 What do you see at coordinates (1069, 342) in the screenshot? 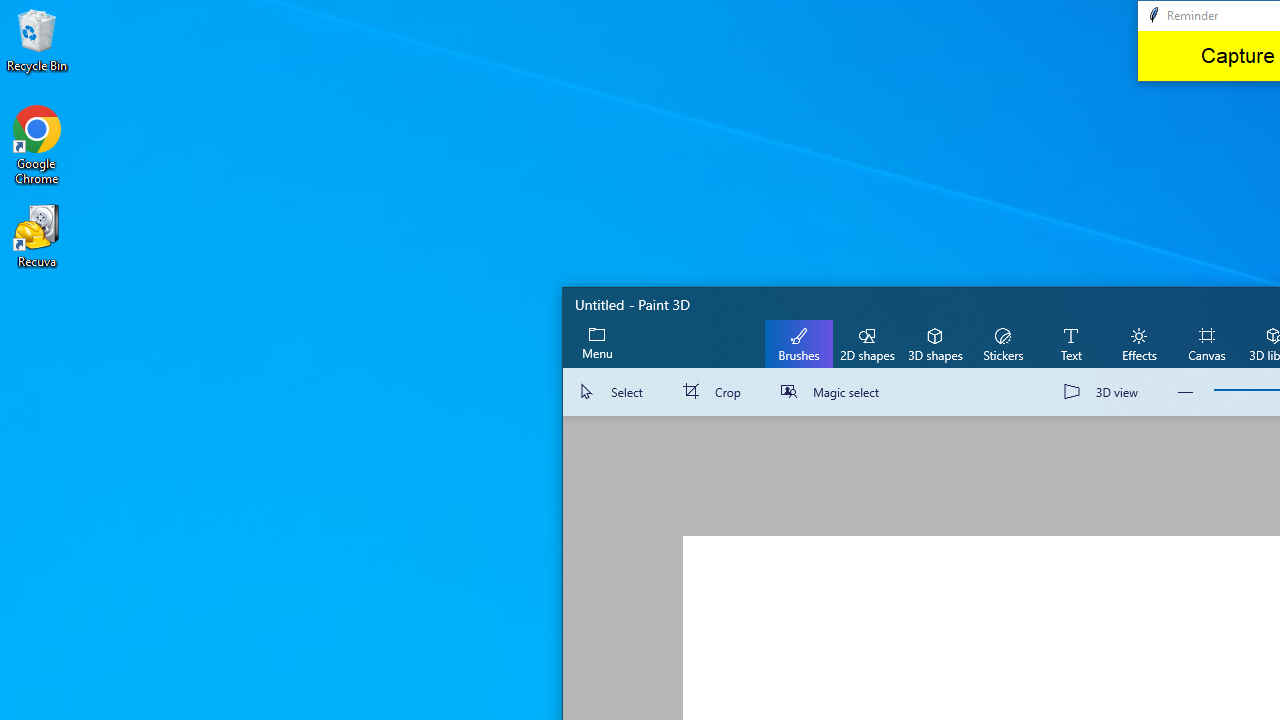
I see `'Text'` at bounding box center [1069, 342].